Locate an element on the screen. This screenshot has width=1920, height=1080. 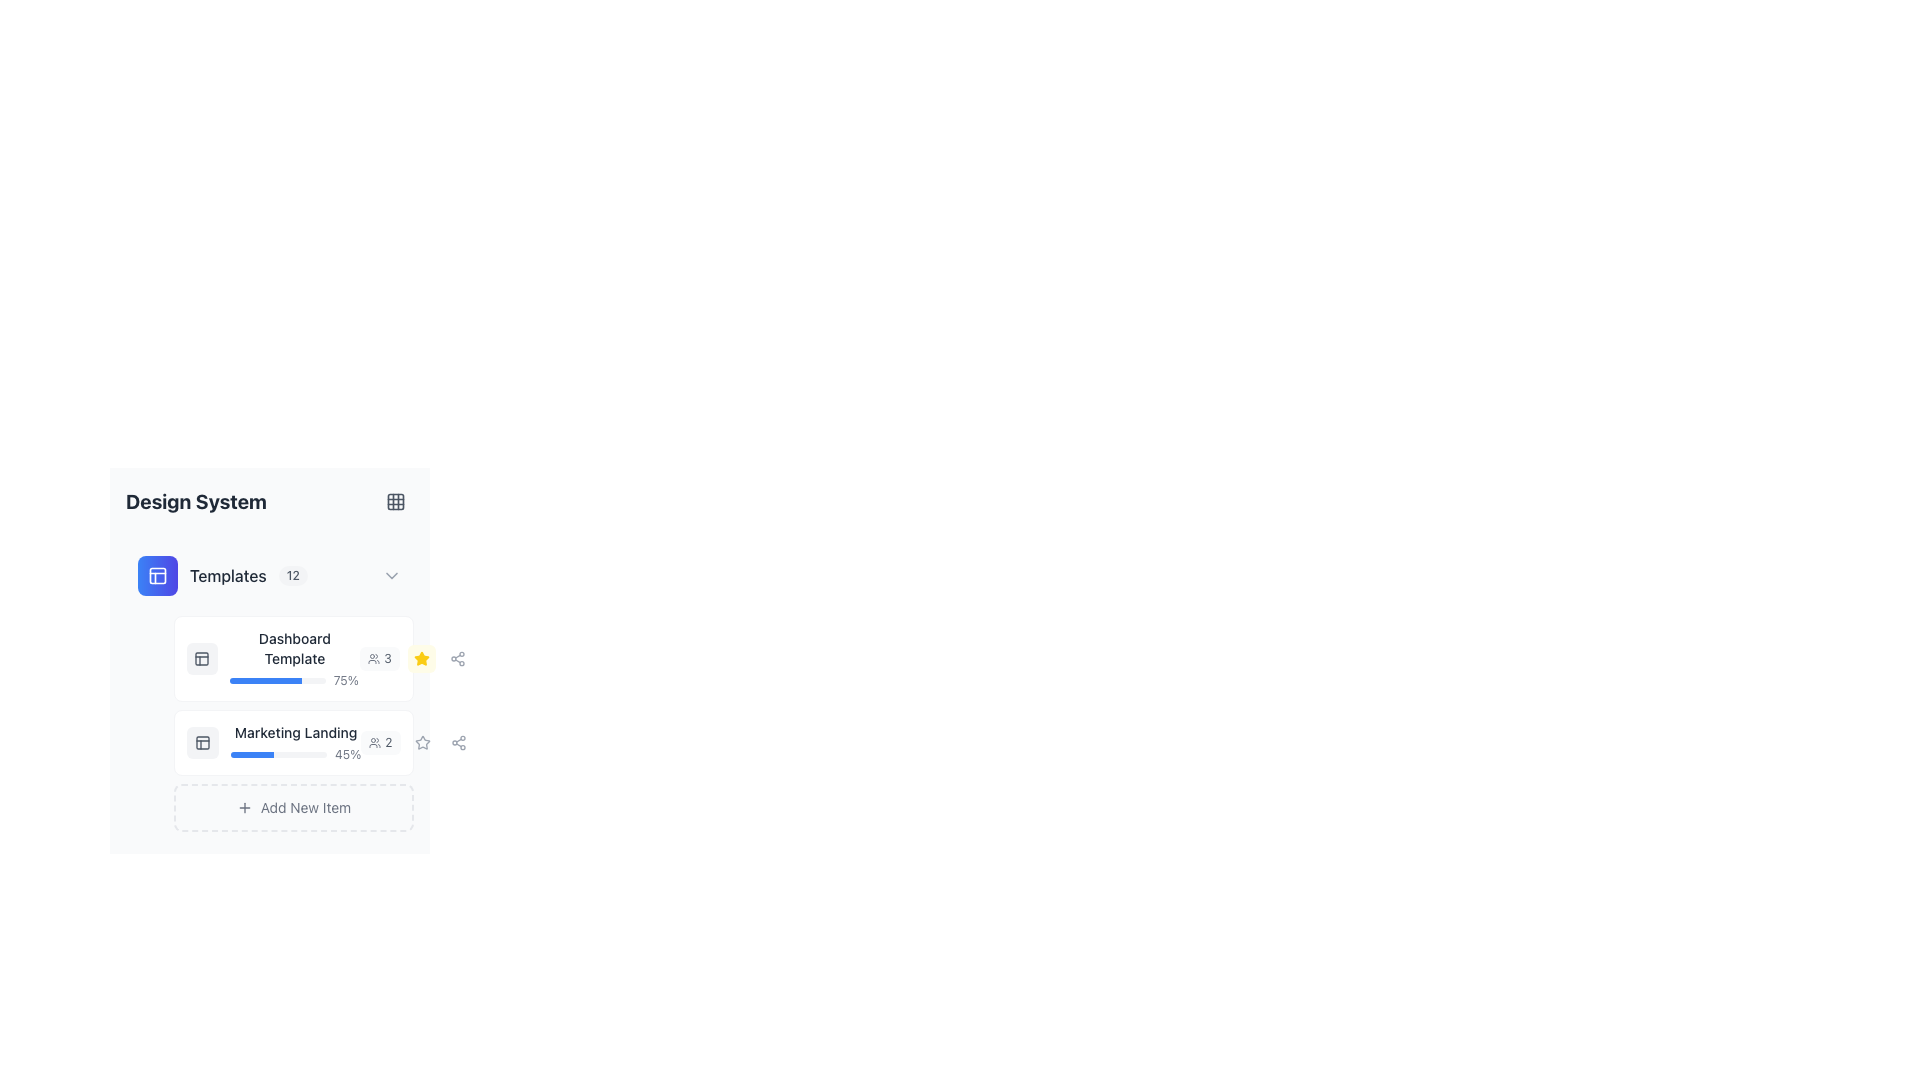
the first clickable header or menu item is located at coordinates (268, 575).